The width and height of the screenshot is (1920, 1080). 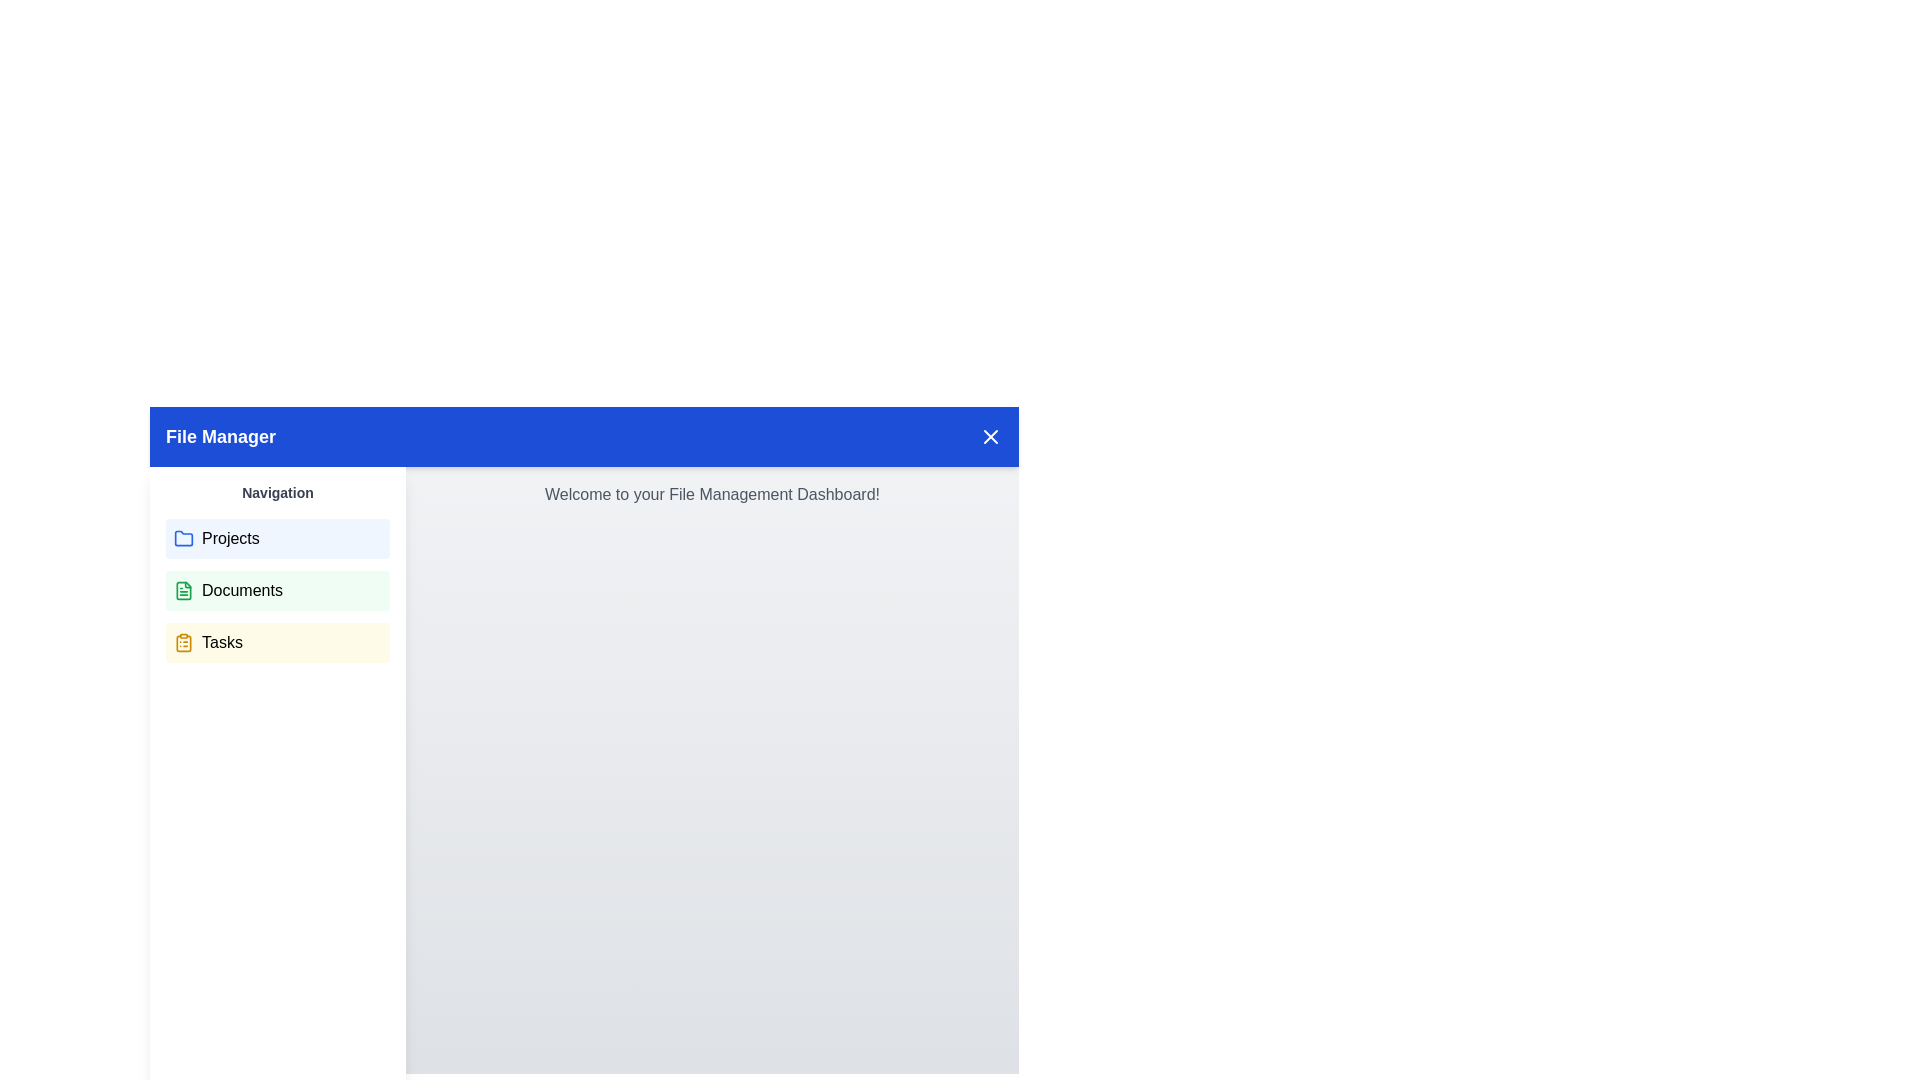 What do you see at coordinates (712, 494) in the screenshot?
I see `the static informational text displaying 'Welcome to your File Management Dashboard!' in light gray font, located centrally below the 'File Manager' header` at bounding box center [712, 494].